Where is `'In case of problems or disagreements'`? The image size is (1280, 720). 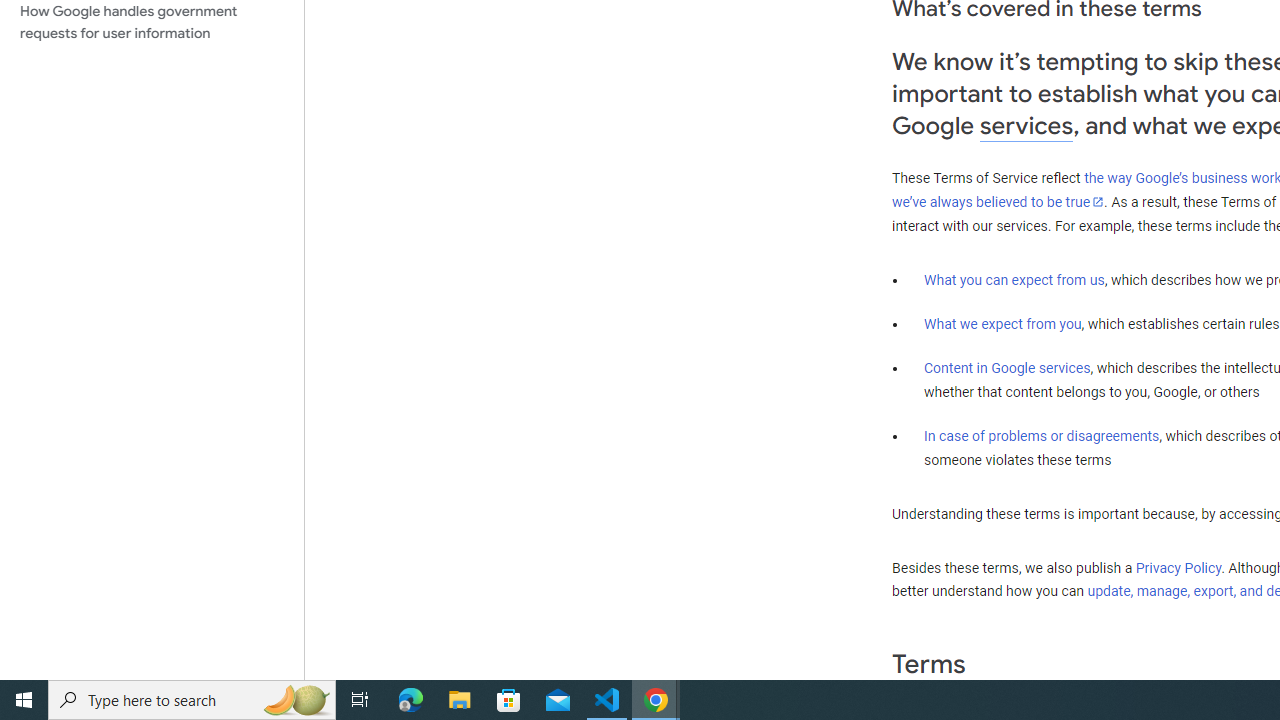
'In case of problems or disagreements' is located at coordinates (1040, 434).